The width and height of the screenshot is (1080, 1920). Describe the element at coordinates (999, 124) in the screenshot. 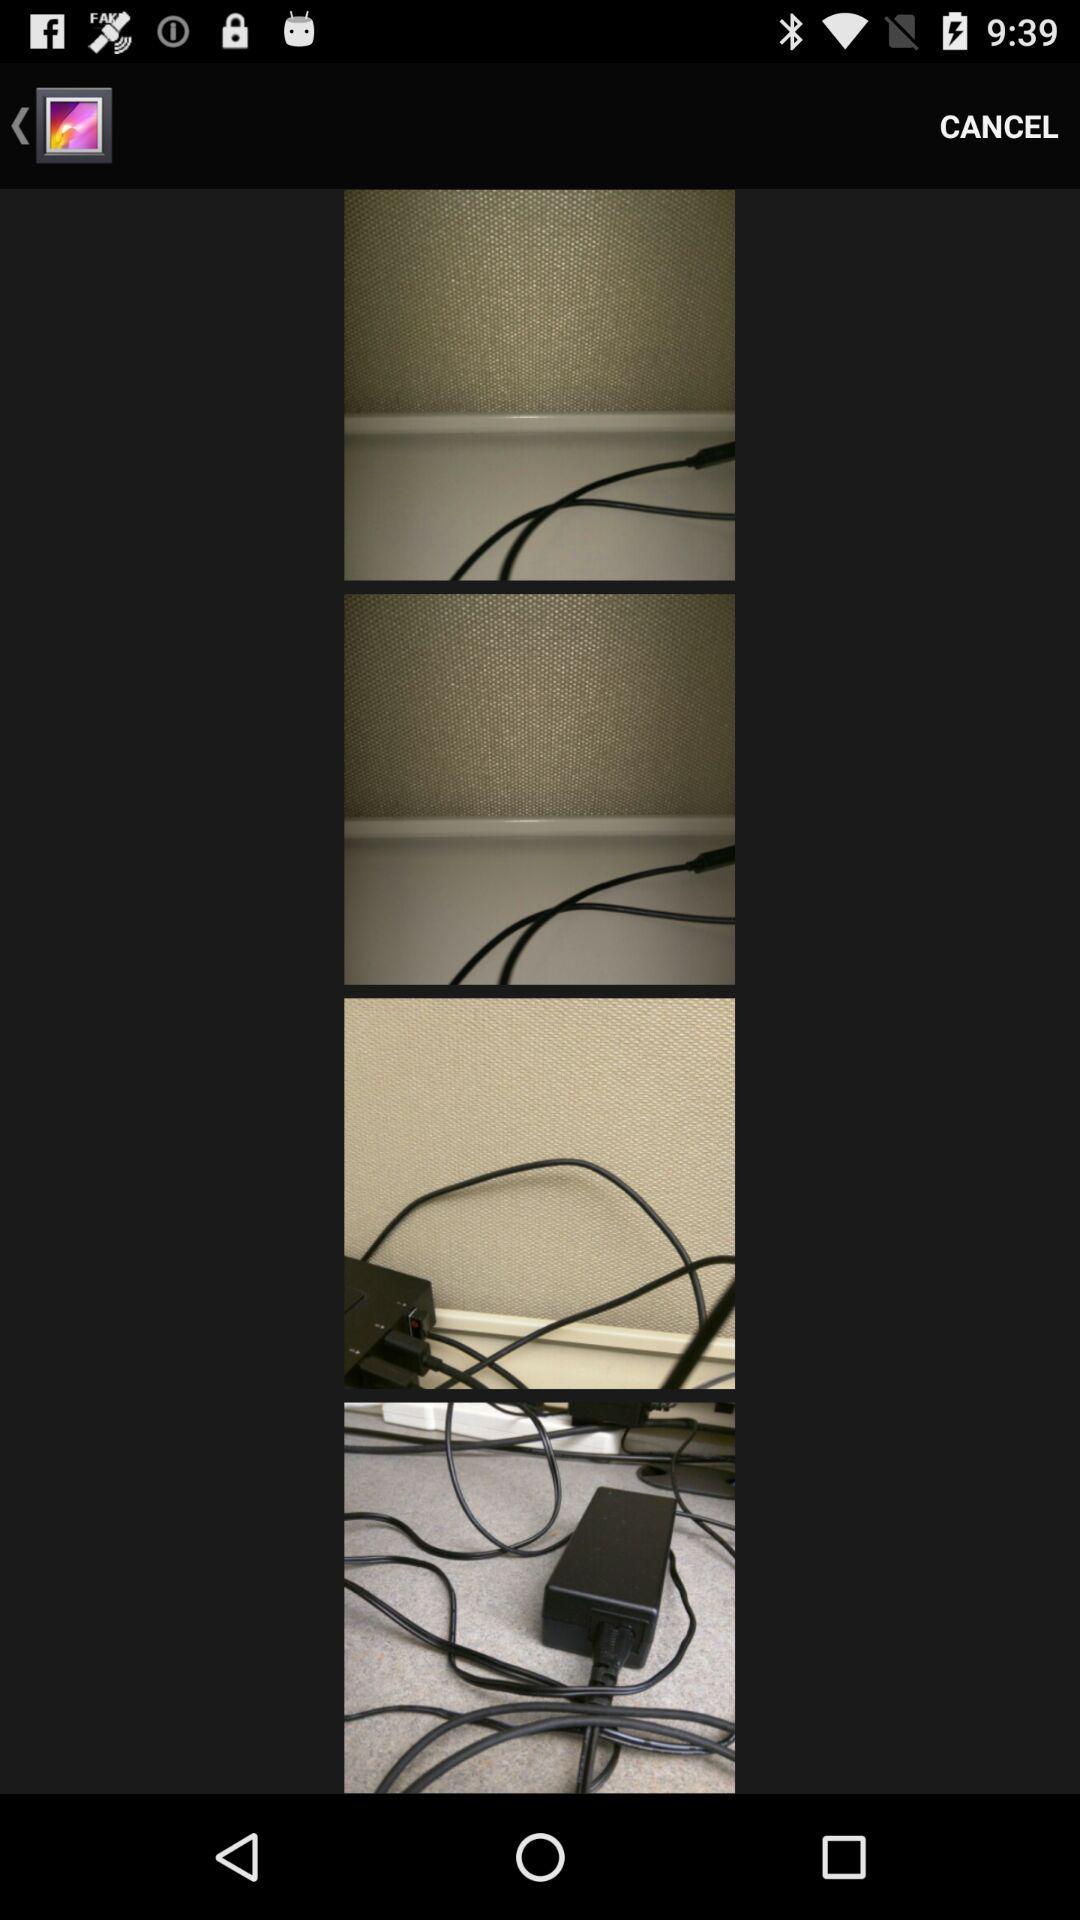

I see `the cancel at the top right corner` at that location.